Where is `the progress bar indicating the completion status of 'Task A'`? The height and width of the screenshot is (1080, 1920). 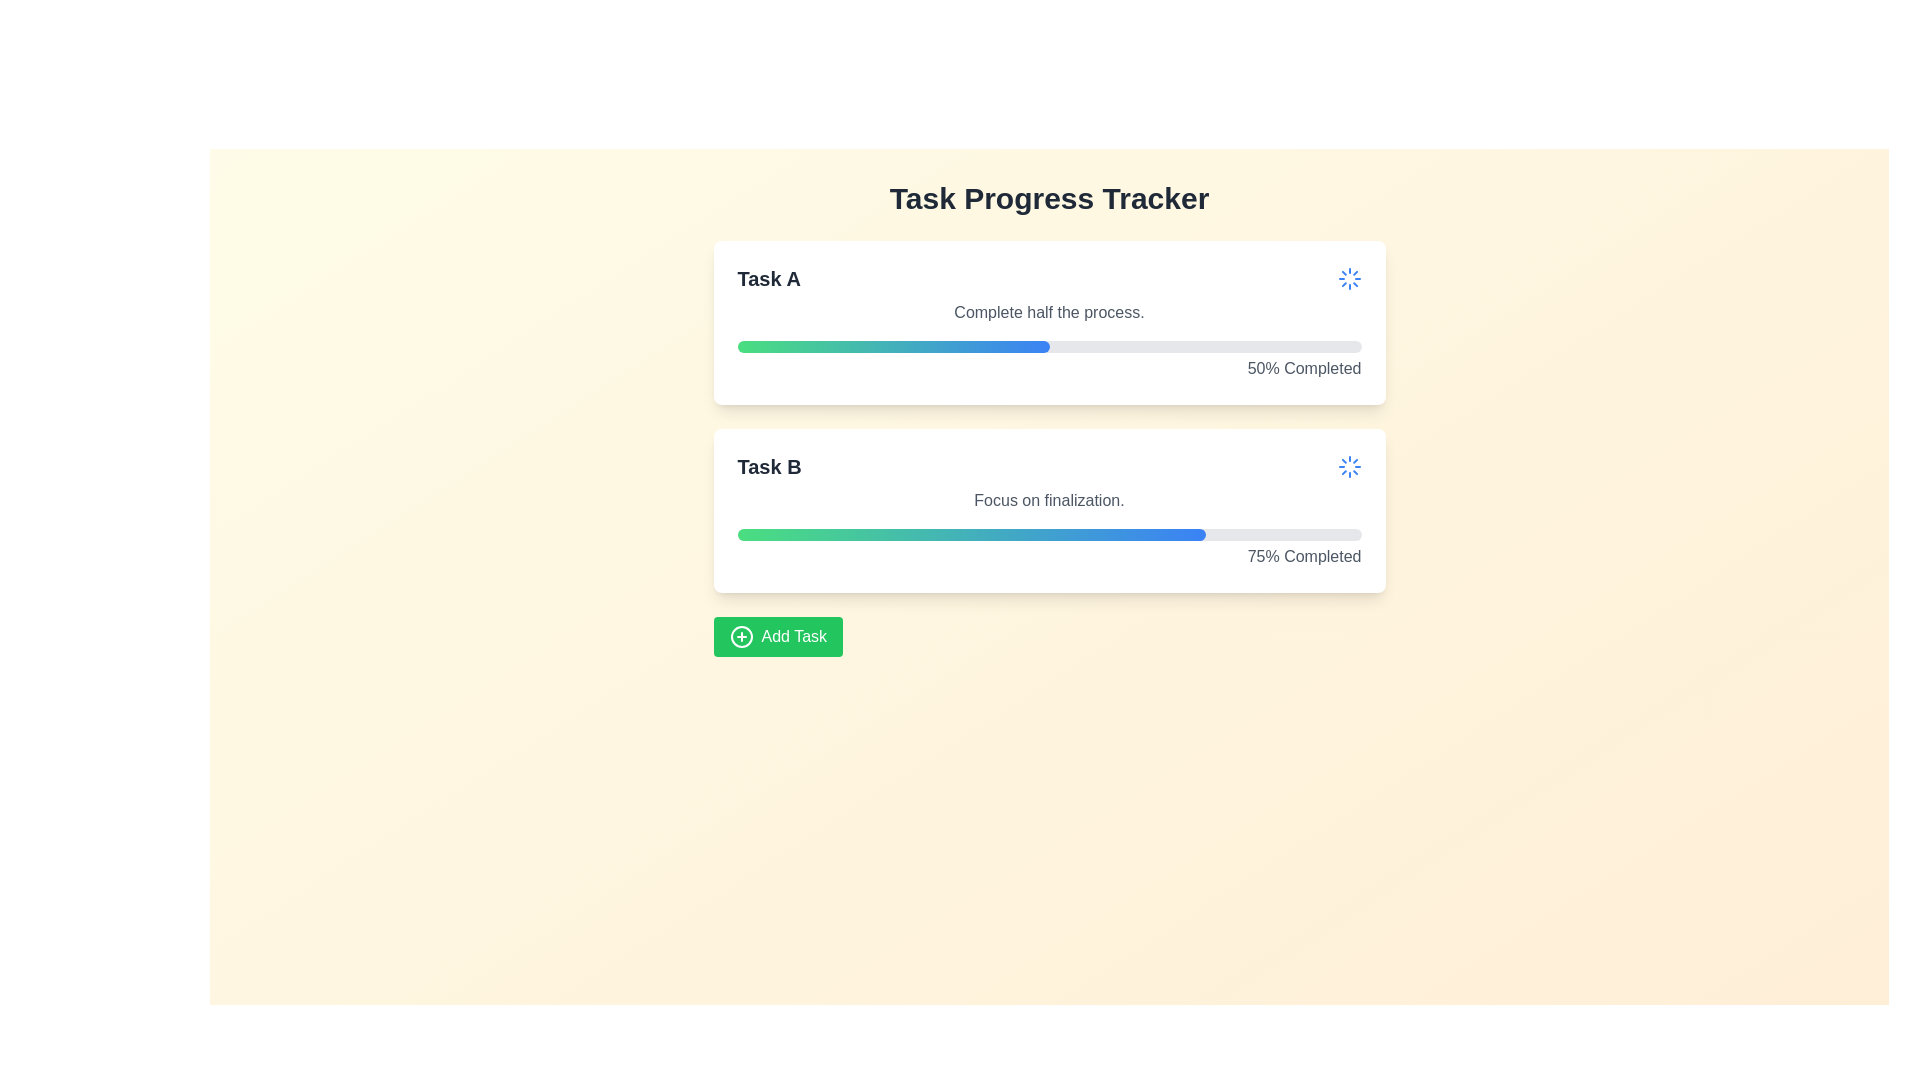
the progress bar indicating the completion status of 'Task A' is located at coordinates (892, 346).